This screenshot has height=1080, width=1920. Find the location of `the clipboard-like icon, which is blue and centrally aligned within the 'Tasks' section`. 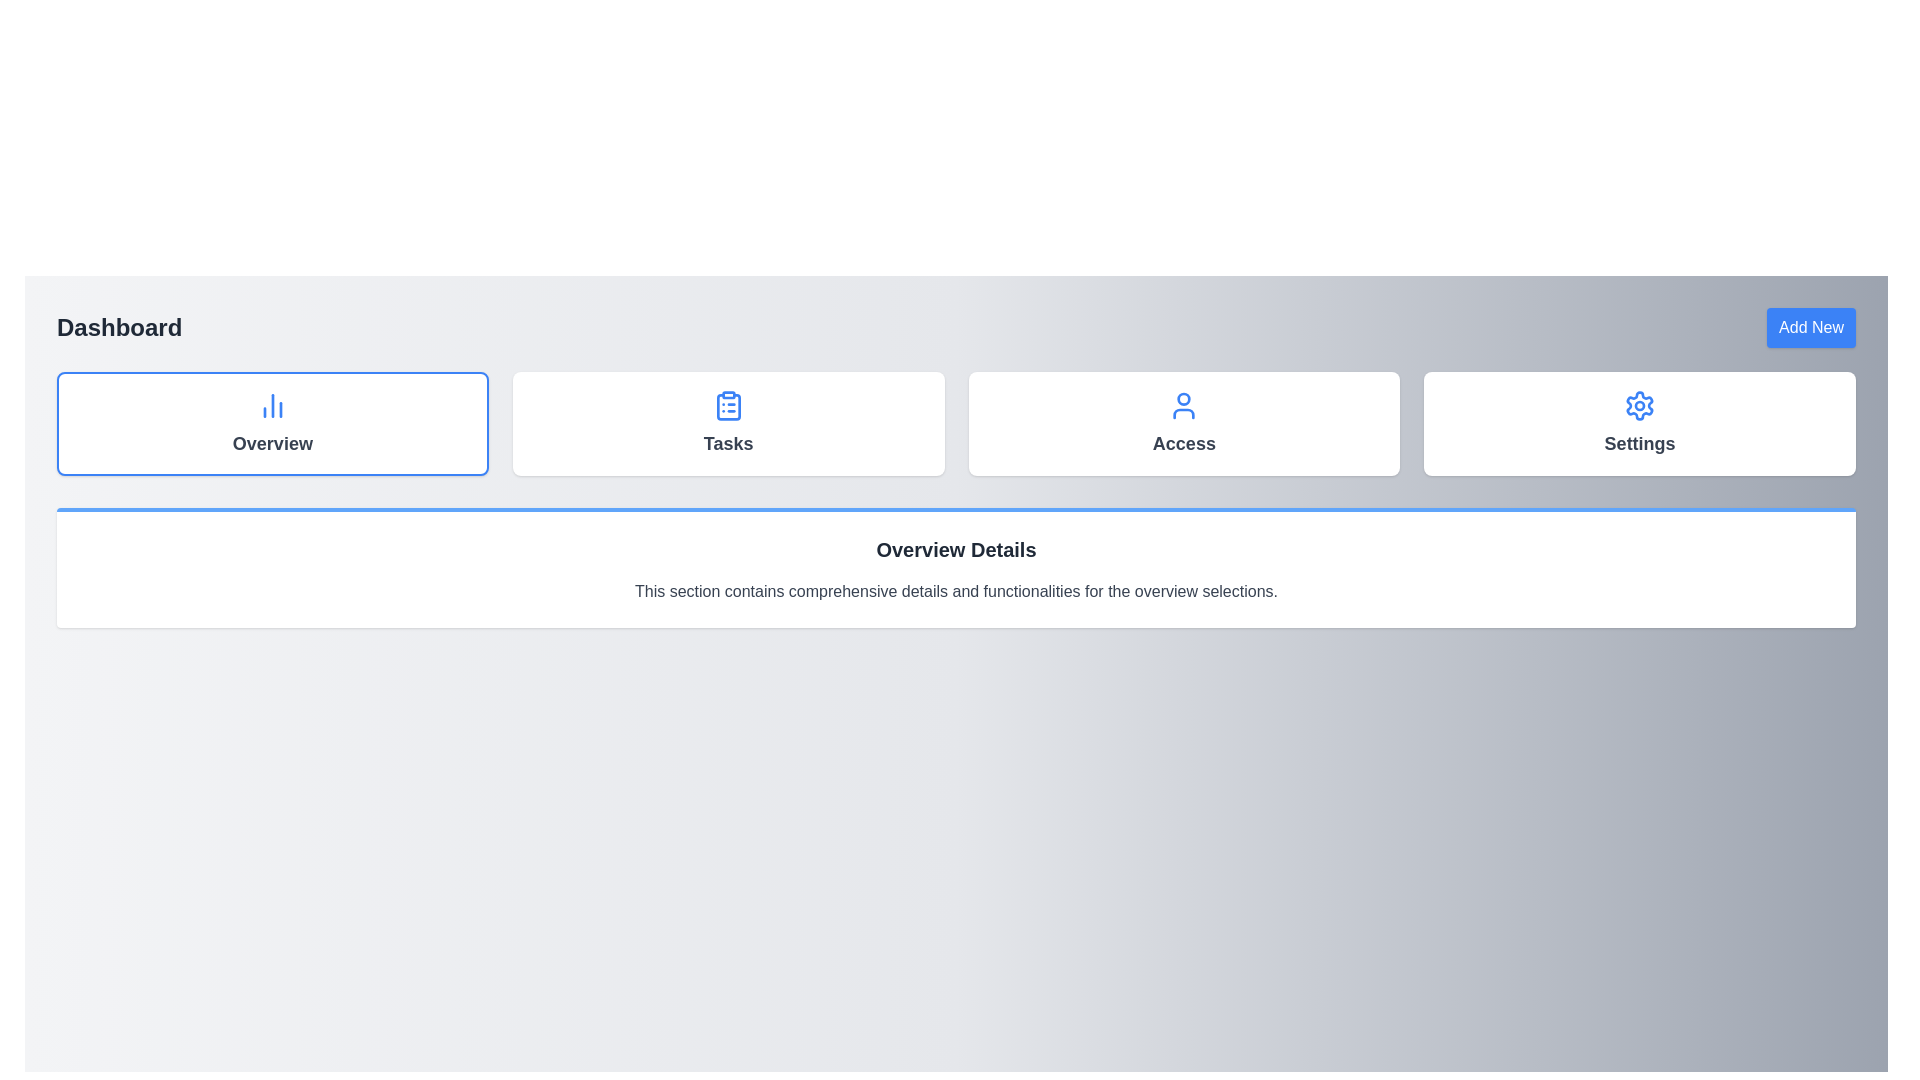

the clipboard-like icon, which is blue and centrally aligned within the 'Tasks' section is located at coordinates (727, 405).